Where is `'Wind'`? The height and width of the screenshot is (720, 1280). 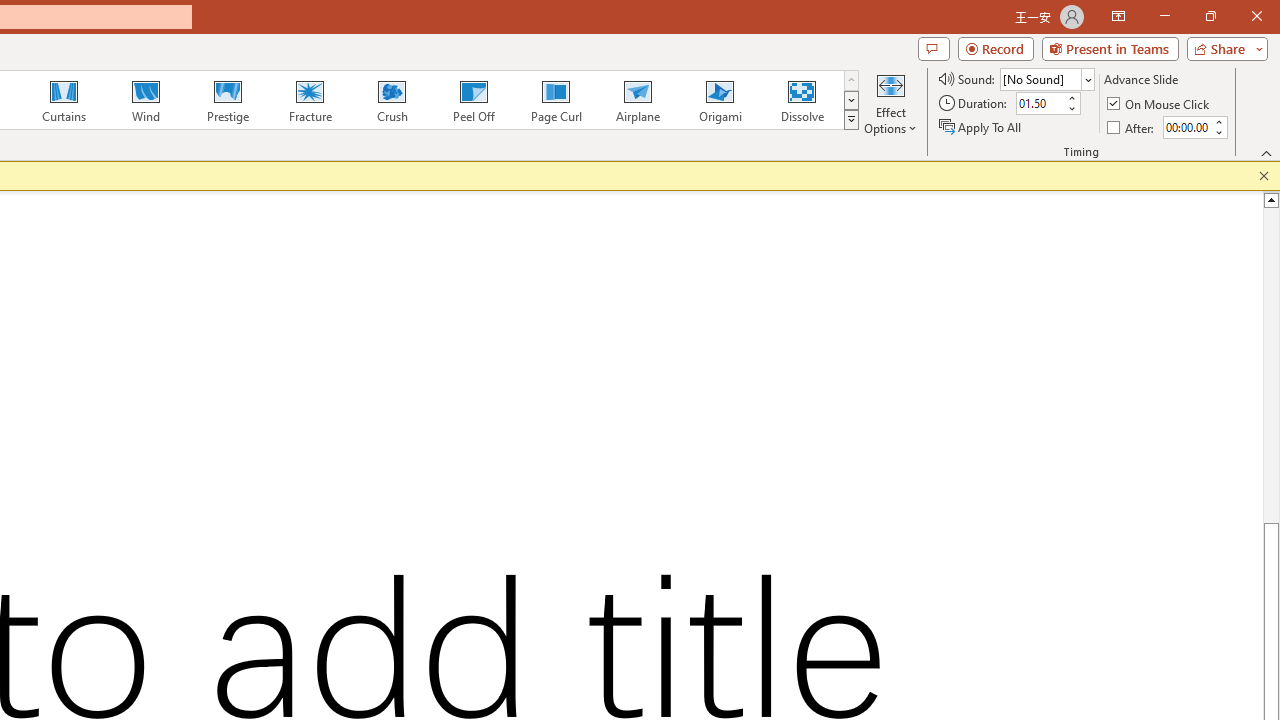 'Wind' is located at coordinates (144, 100).